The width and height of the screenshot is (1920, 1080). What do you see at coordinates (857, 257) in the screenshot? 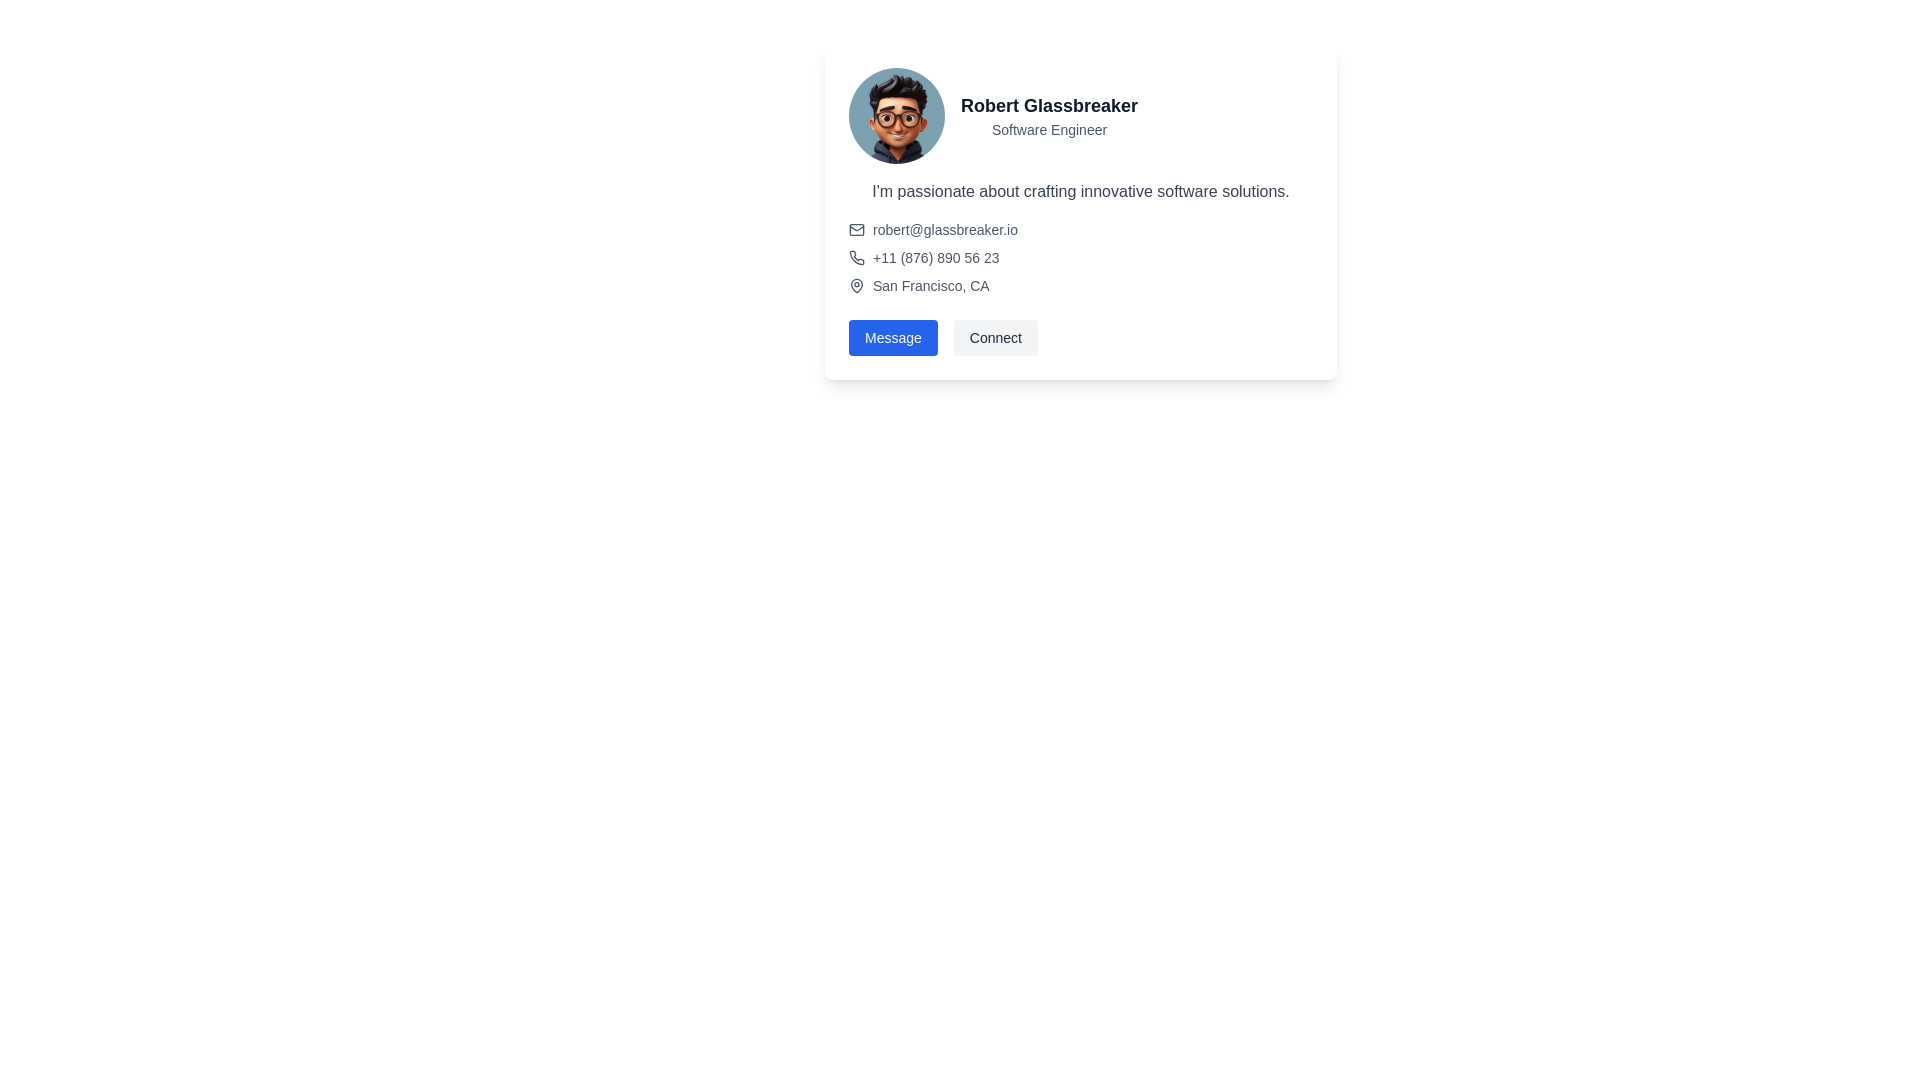
I see `the phone icon, which is a line art styled telephone receiver located to the left of the text '+11 (876) 890 56 23' within the profile card` at bounding box center [857, 257].